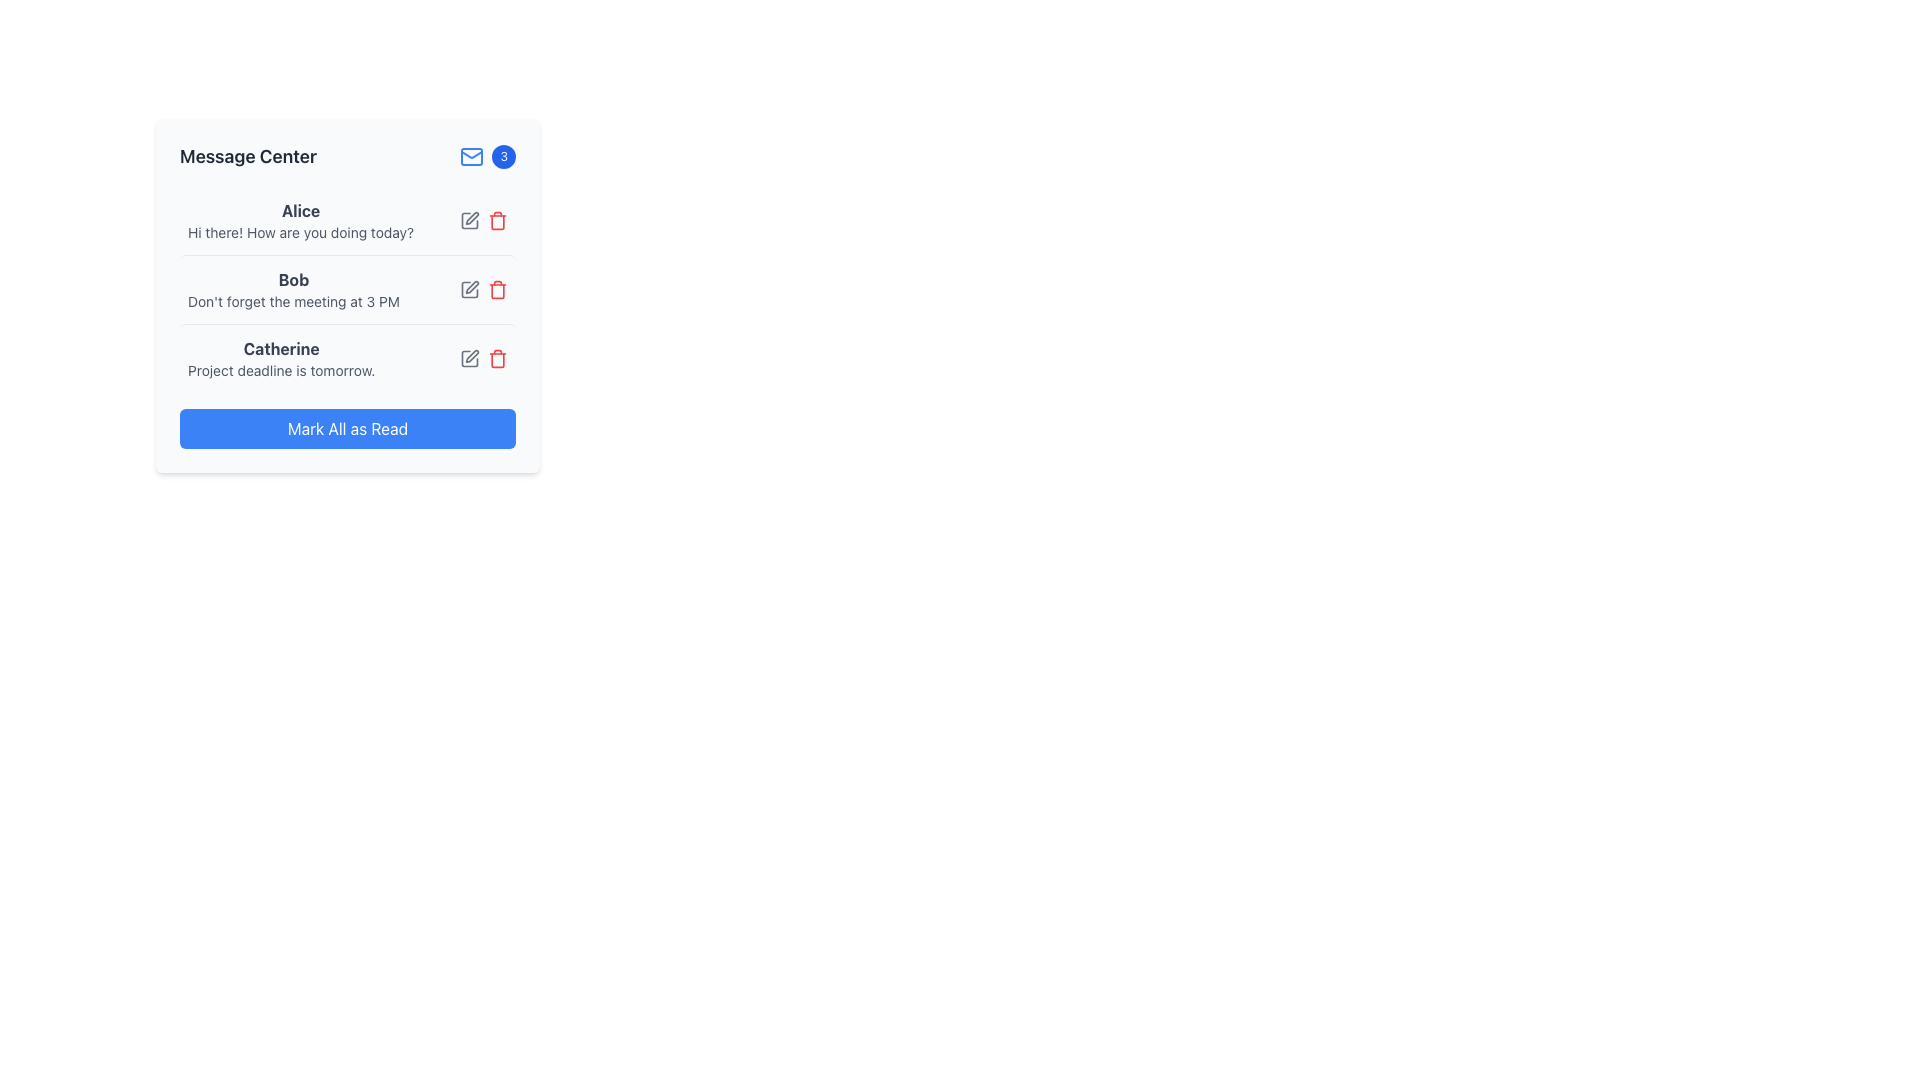 Image resolution: width=1920 pixels, height=1080 pixels. What do you see at coordinates (469, 220) in the screenshot?
I see `the rectangular SVG icon with a gray outline, which is located to the right of Alice's name and message` at bounding box center [469, 220].